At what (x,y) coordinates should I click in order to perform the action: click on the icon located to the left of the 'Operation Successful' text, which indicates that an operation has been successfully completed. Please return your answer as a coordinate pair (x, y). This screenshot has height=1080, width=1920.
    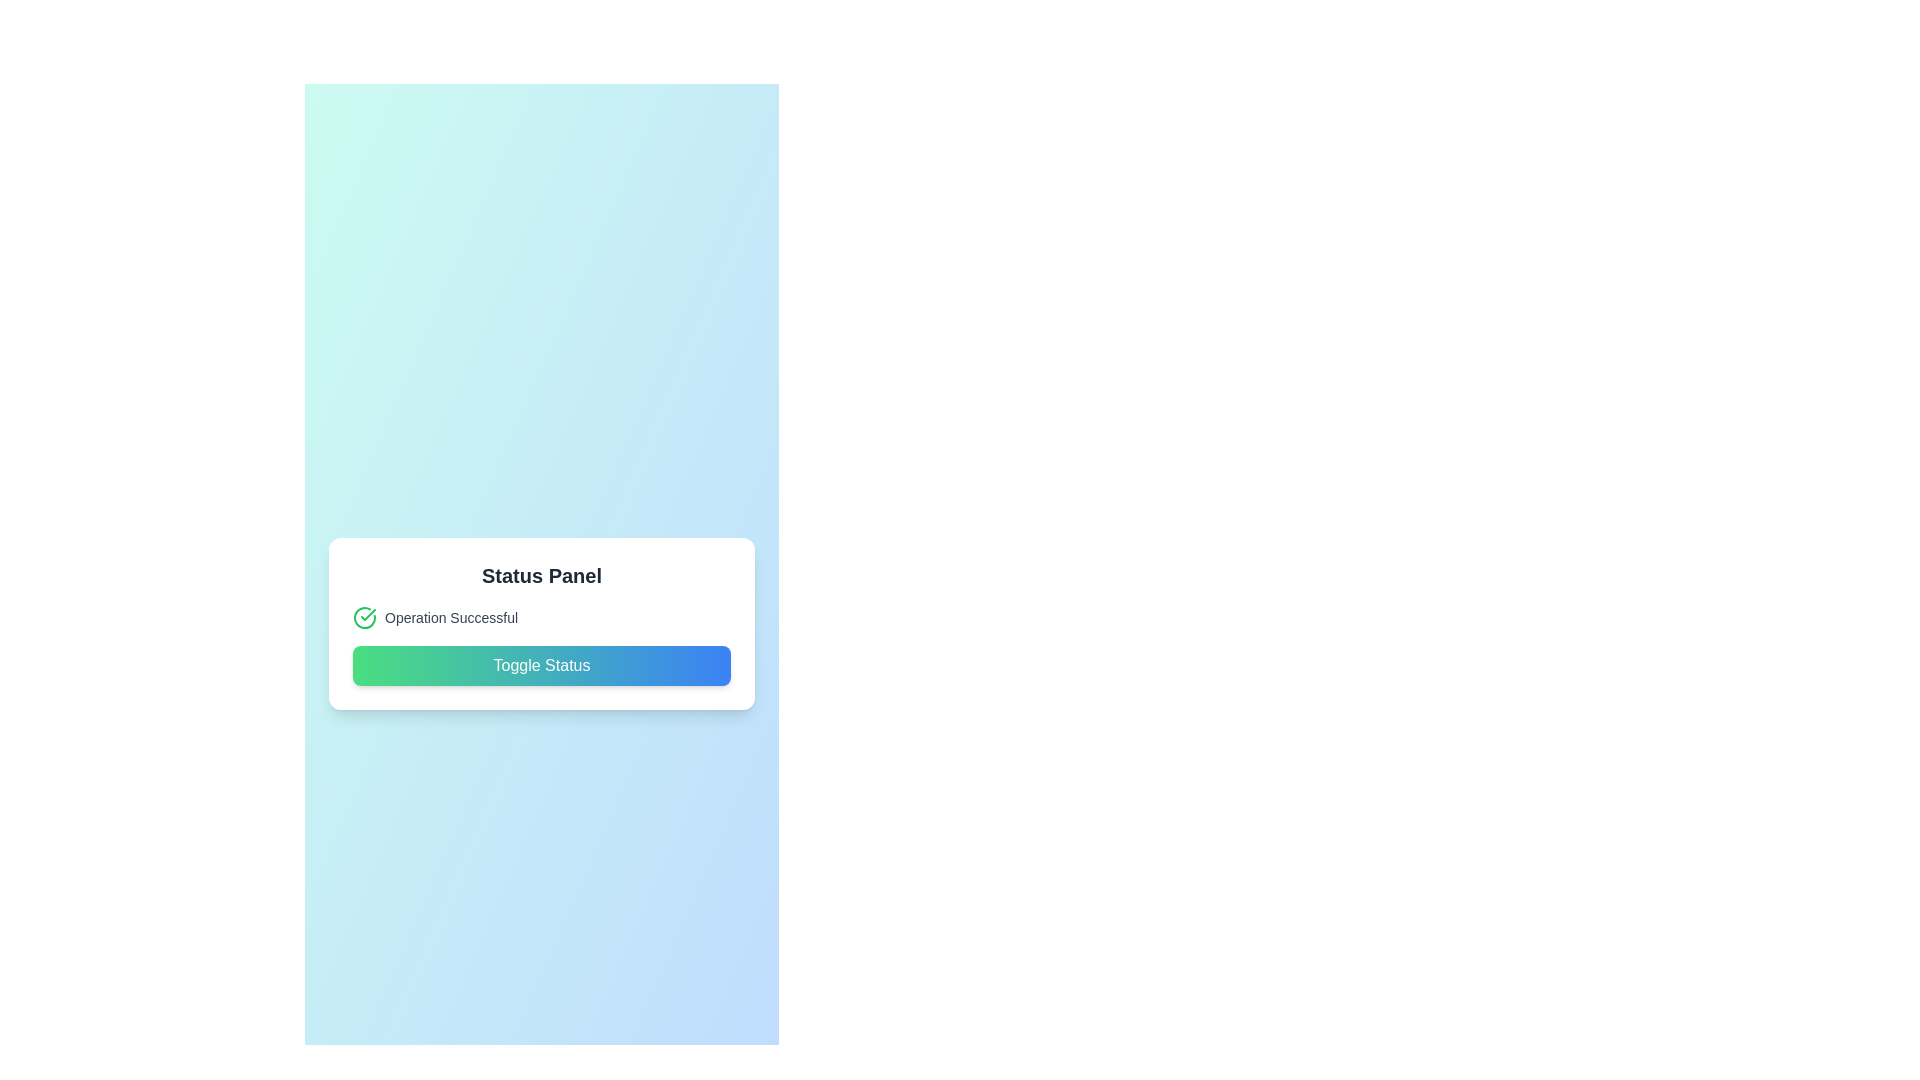
    Looking at the image, I should click on (364, 616).